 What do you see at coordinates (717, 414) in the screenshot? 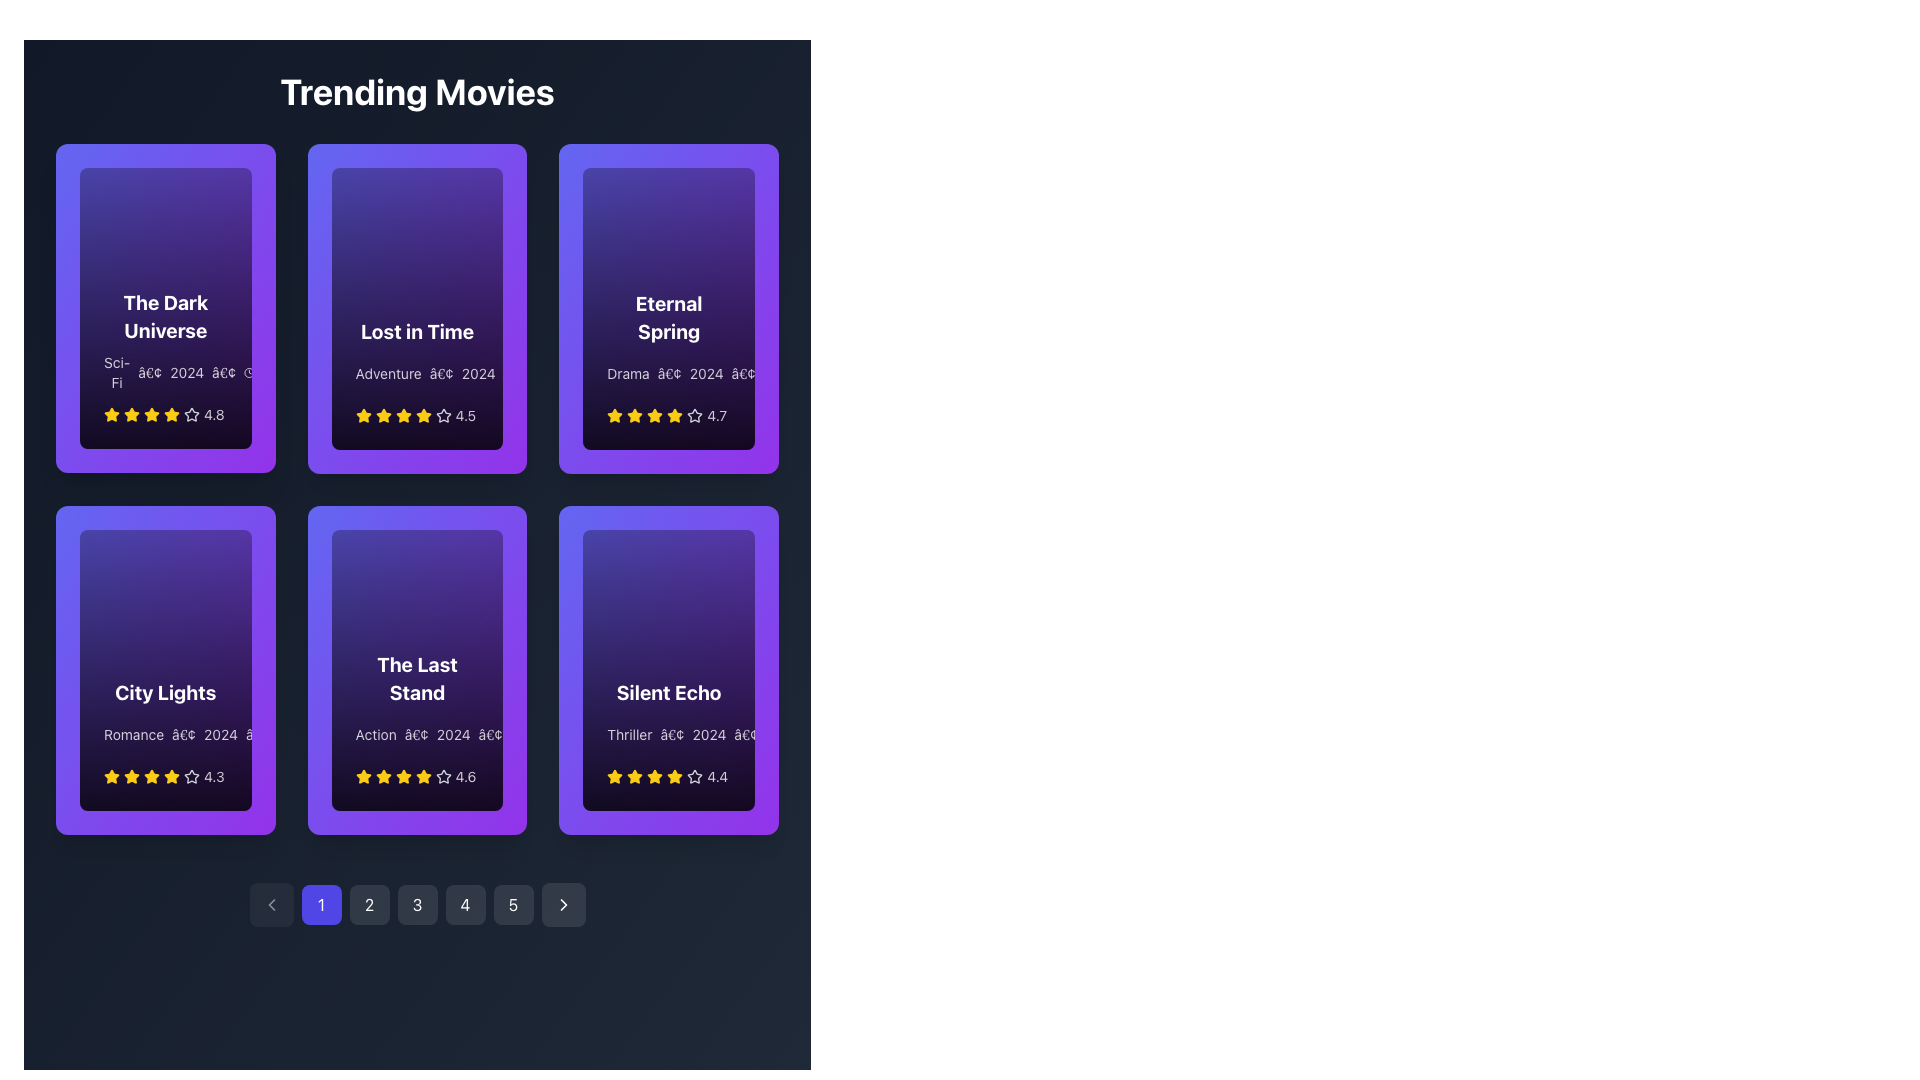
I see `numerical rating displayed on the 'Eternal Spring' movie card, which is located to the right of the yellow stars in the lower section of the card` at bounding box center [717, 414].